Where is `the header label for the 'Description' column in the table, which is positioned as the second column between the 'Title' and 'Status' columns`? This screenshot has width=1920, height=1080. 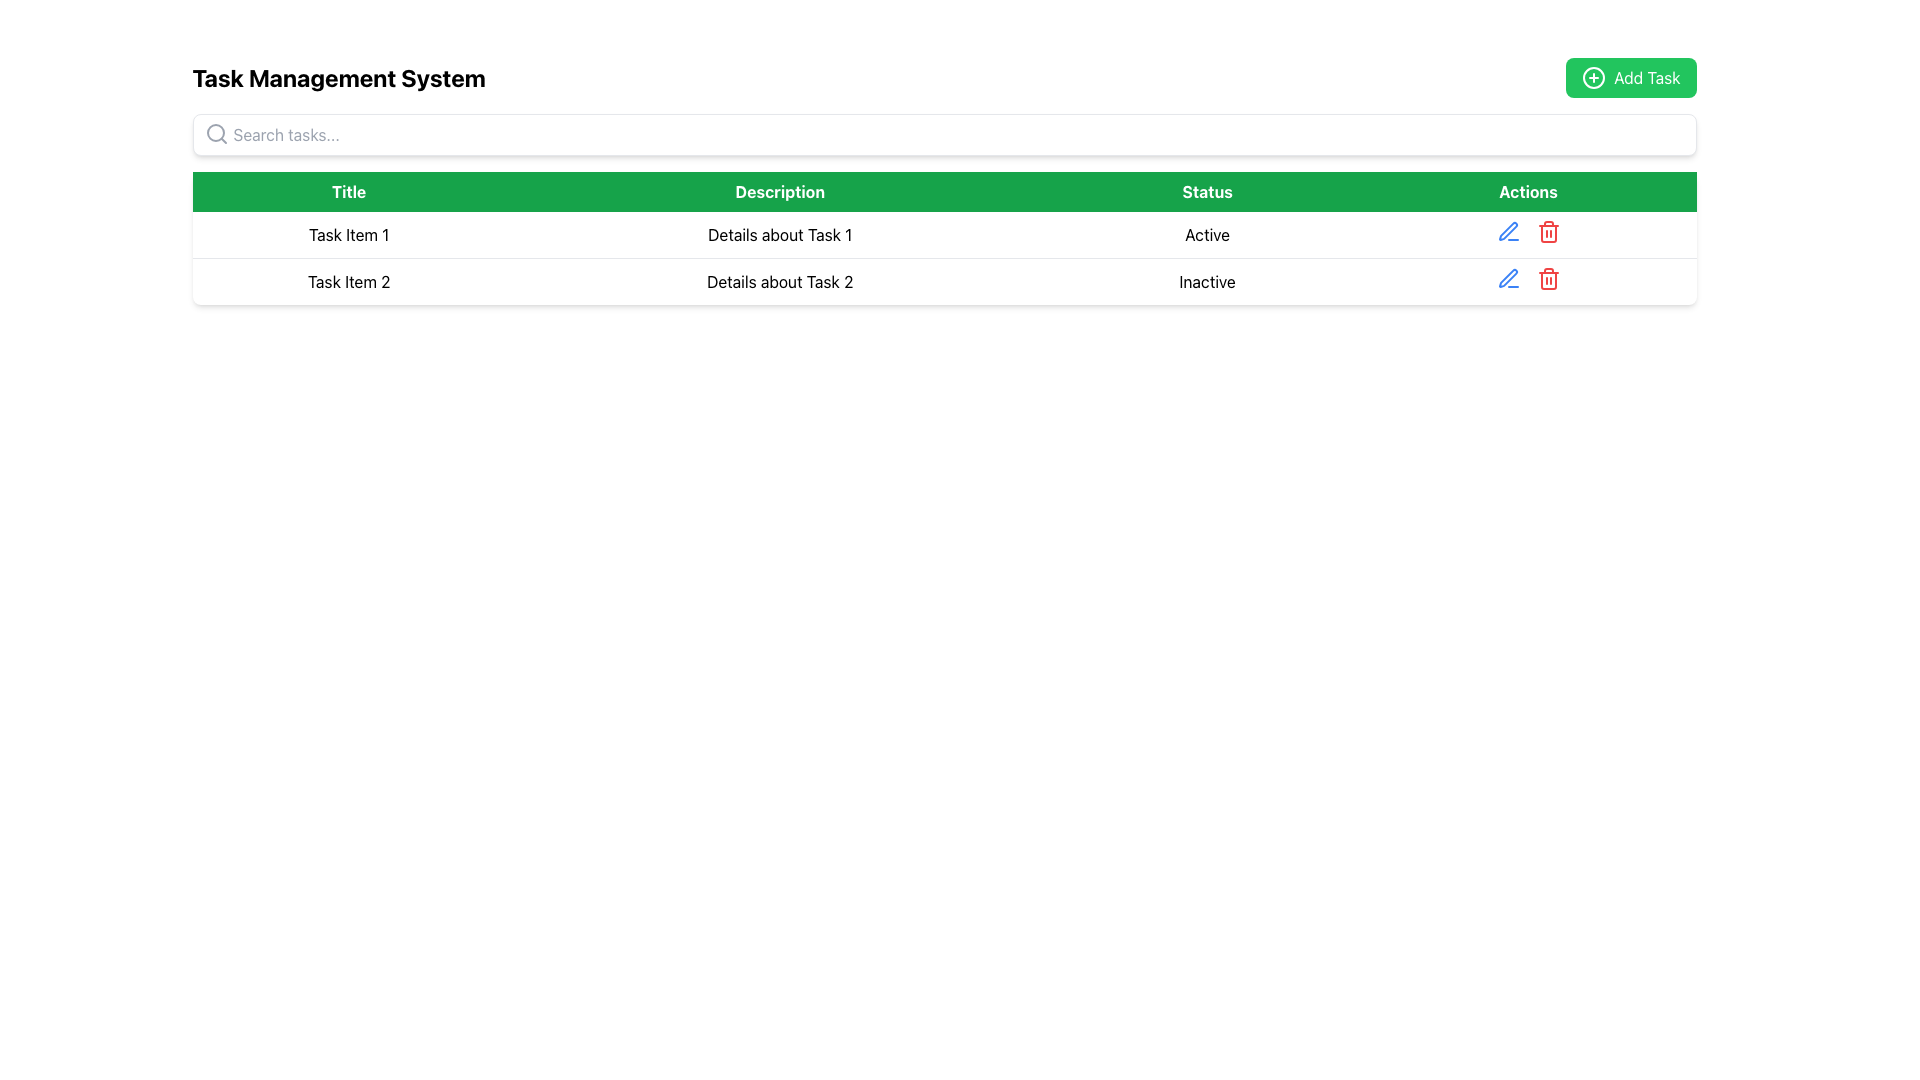 the header label for the 'Description' column in the table, which is positioned as the second column between the 'Title' and 'Status' columns is located at coordinates (779, 192).